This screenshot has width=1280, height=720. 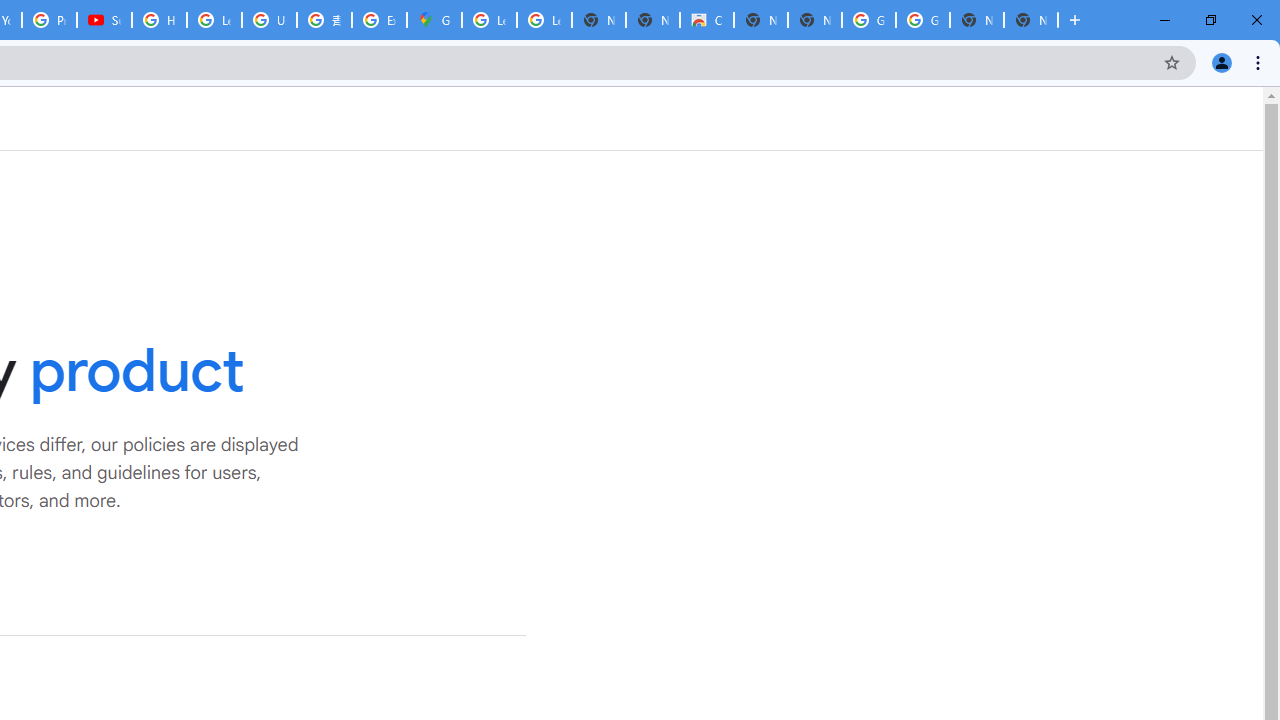 What do you see at coordinates (921, 20) in the screenshot?
I see `'Google Images'` at bounding box center [921, 20].